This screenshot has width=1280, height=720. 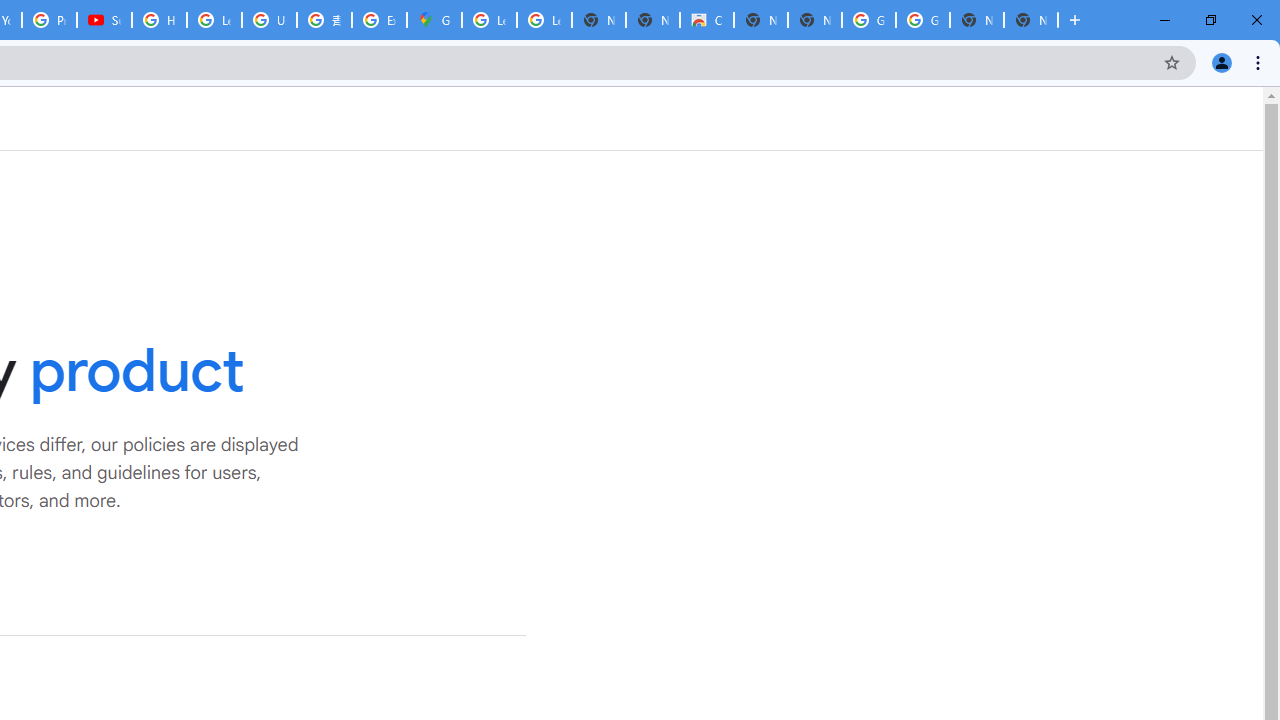 What do you see at coordinates (921, 20) in the screenshot?
I see `'Google Images'` at bounding box center [921, 20].